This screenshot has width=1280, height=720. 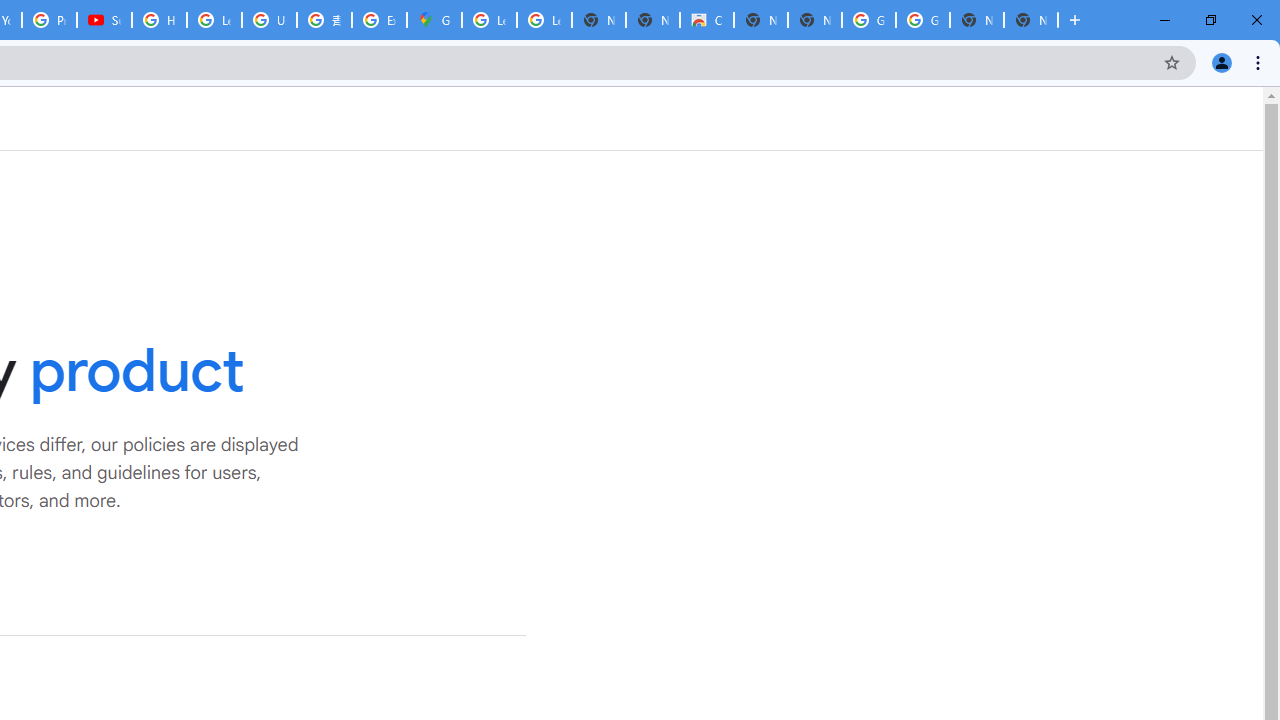 What do you see at coordinates (921, 20) in the screenshot?
I see `'Google Images'` at bounding box center [921, 20].